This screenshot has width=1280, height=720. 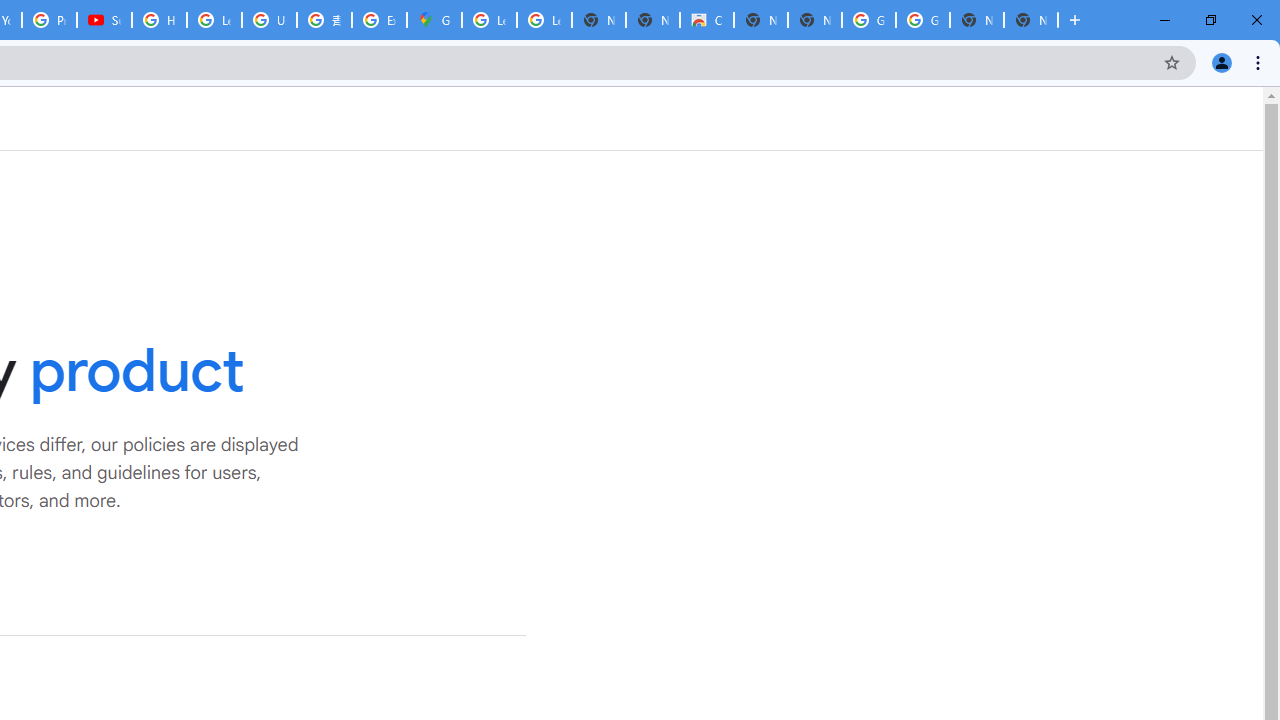 What do you see at coordinates (921, 20) in the screenshot?
I see `'Google Images'` at bounding box center [921, 20].